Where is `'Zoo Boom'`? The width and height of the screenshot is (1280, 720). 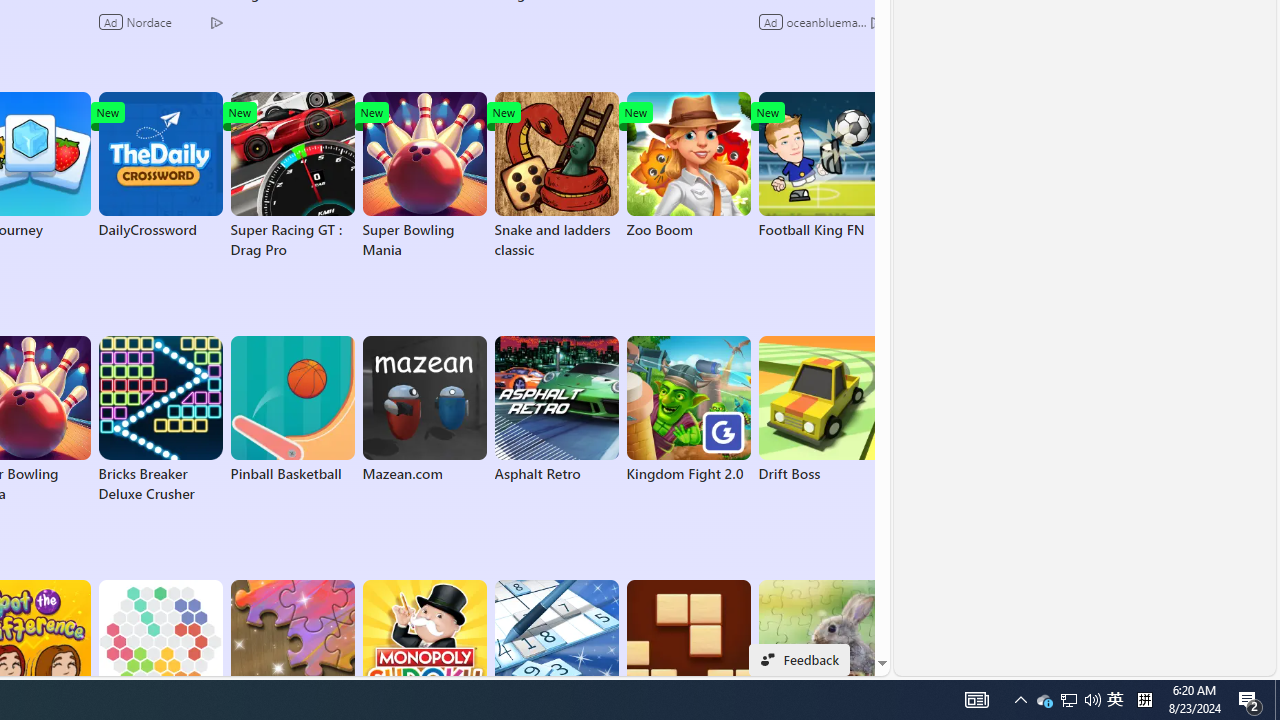 'Zoo Boom' is located at coordinates (688, 164).